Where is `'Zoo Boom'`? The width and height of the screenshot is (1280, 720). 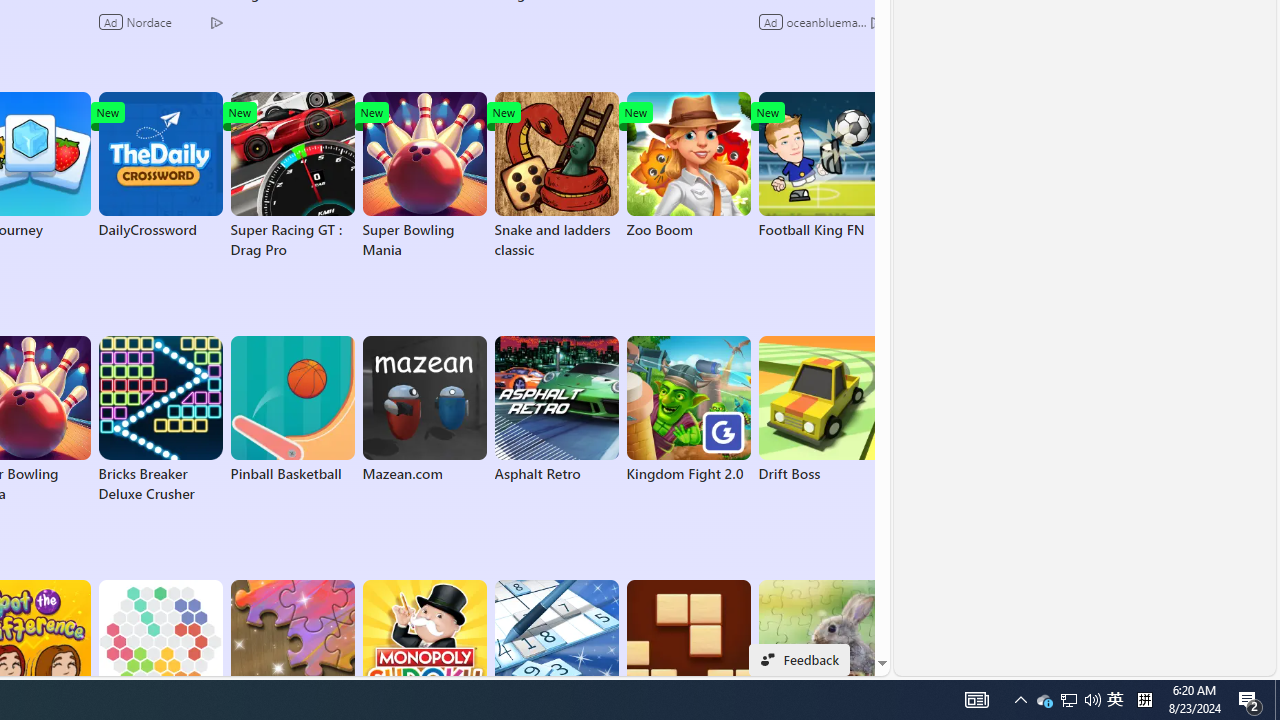 'Zoo Boom' is located at coordinates (688, 164).